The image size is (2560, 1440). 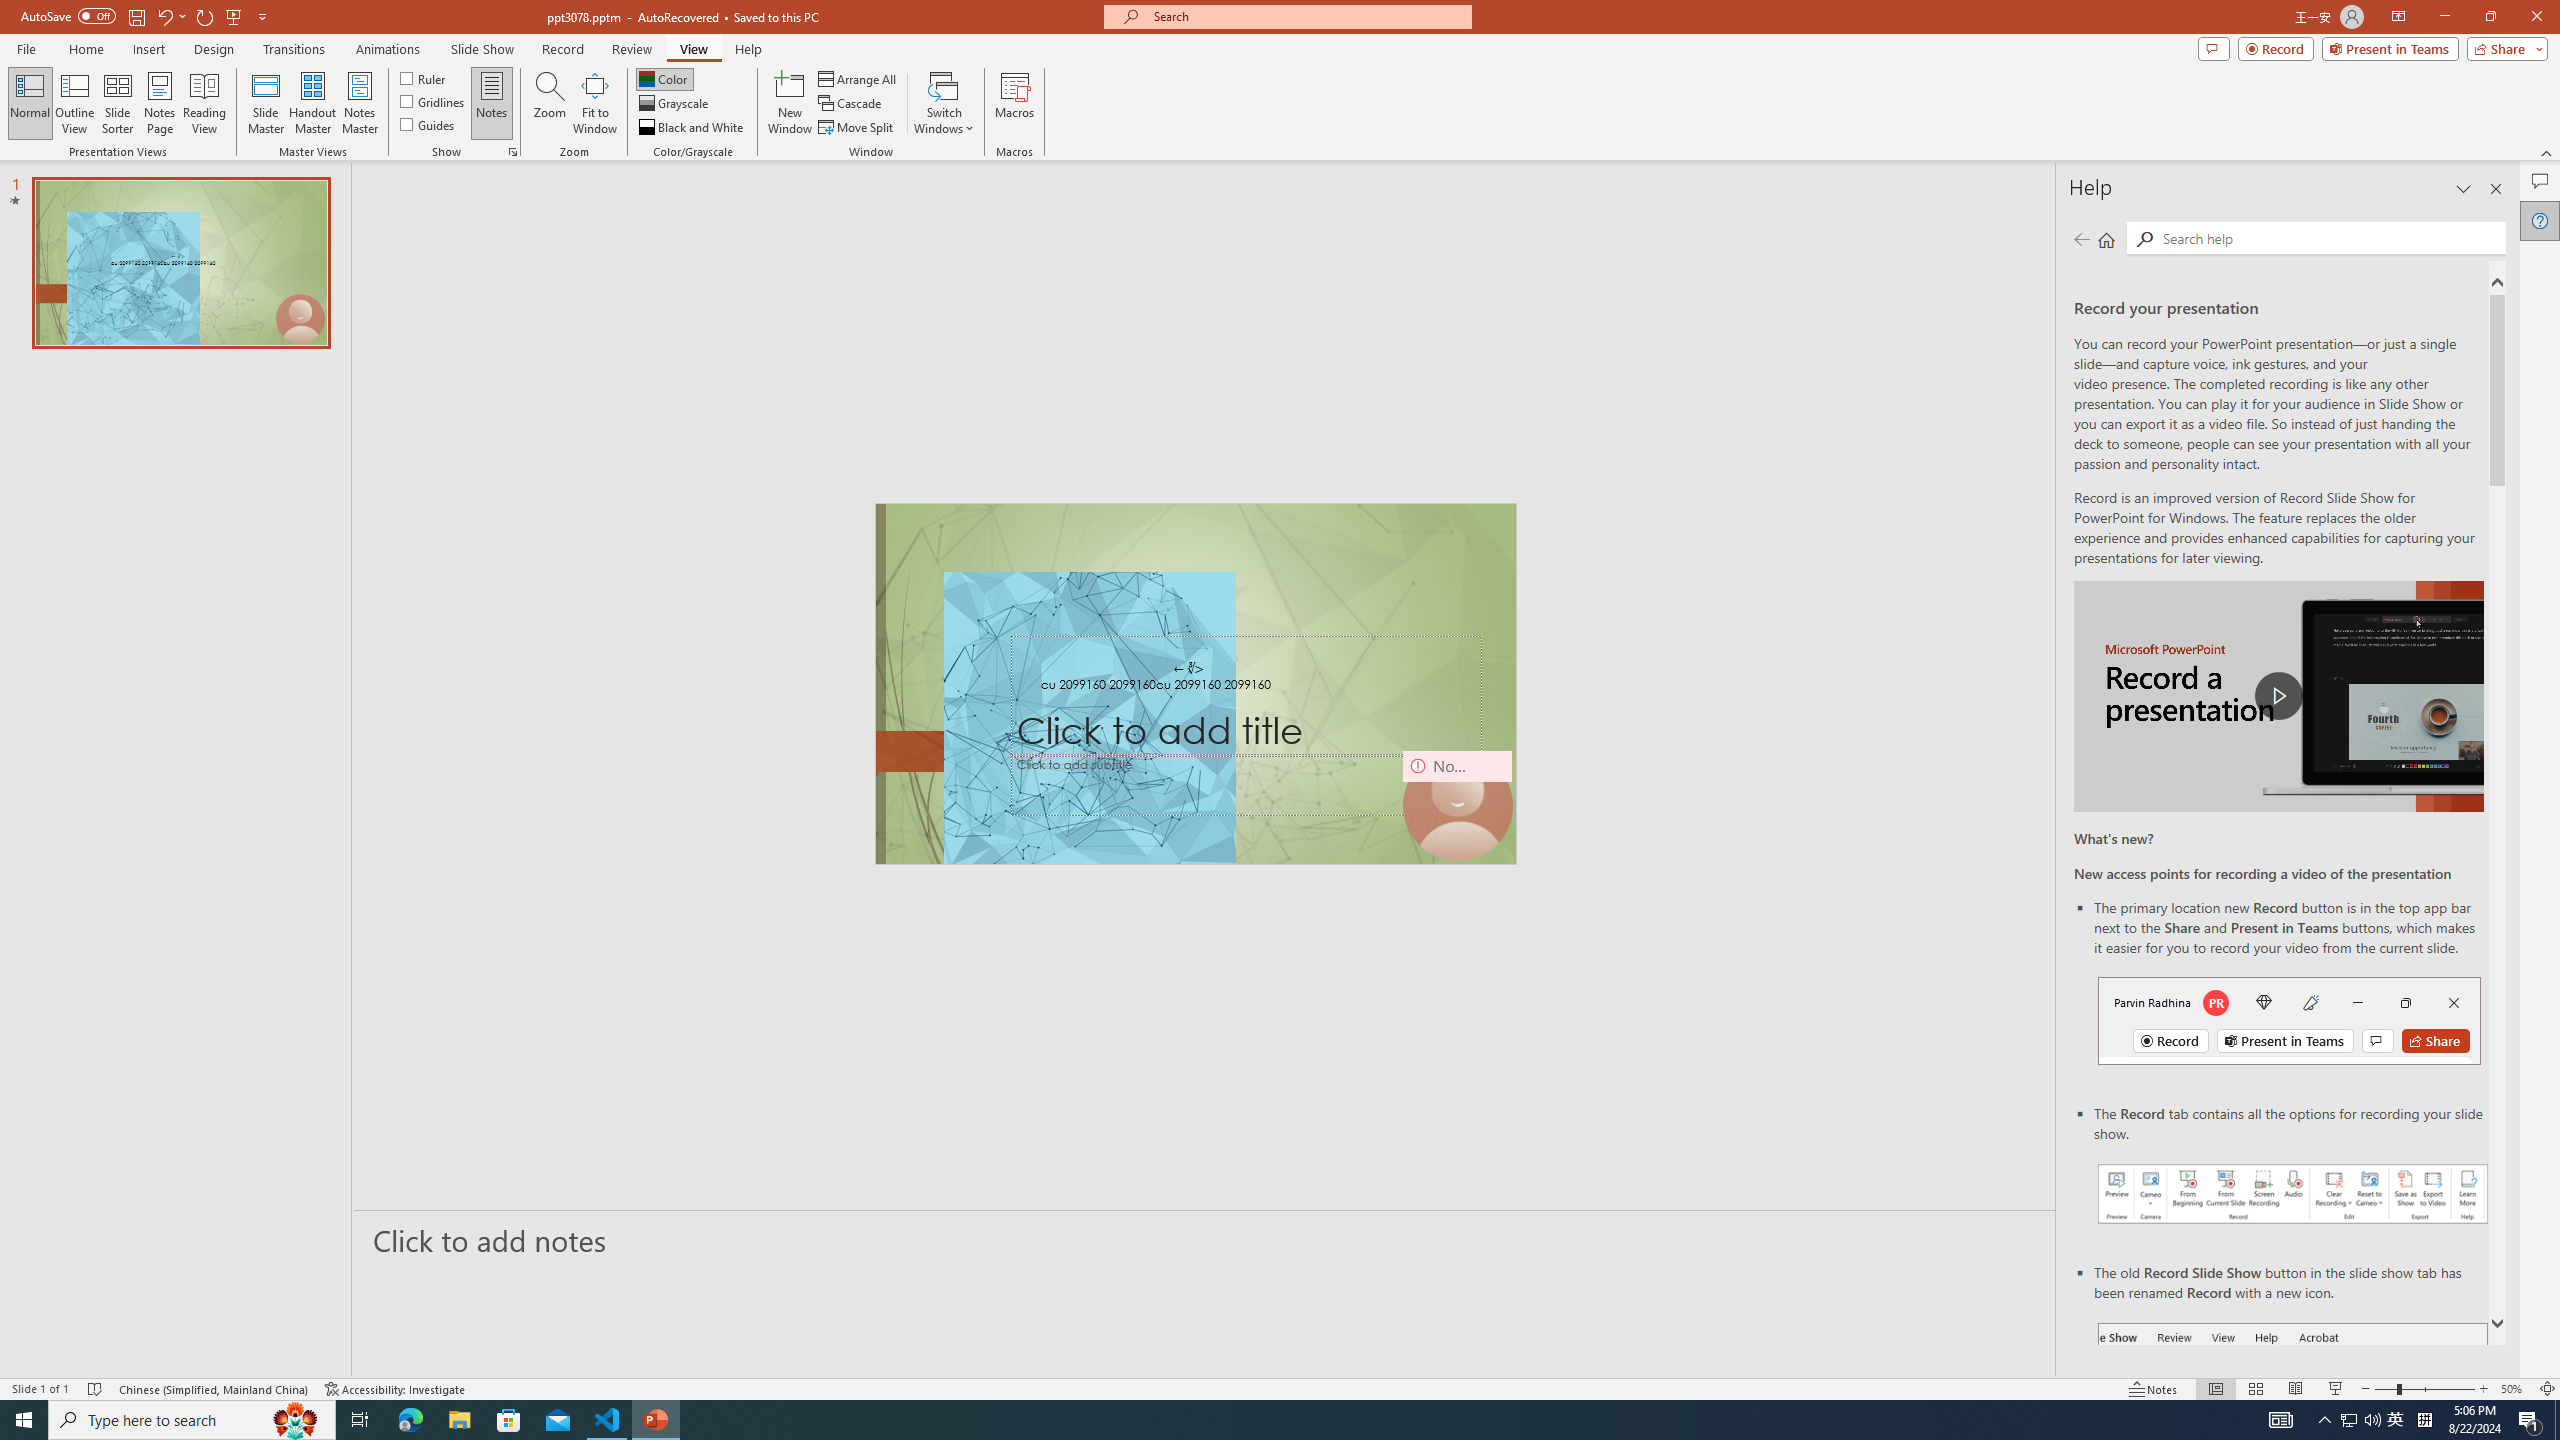 I want to click on 'Black and White', so click(x=692, y=127).